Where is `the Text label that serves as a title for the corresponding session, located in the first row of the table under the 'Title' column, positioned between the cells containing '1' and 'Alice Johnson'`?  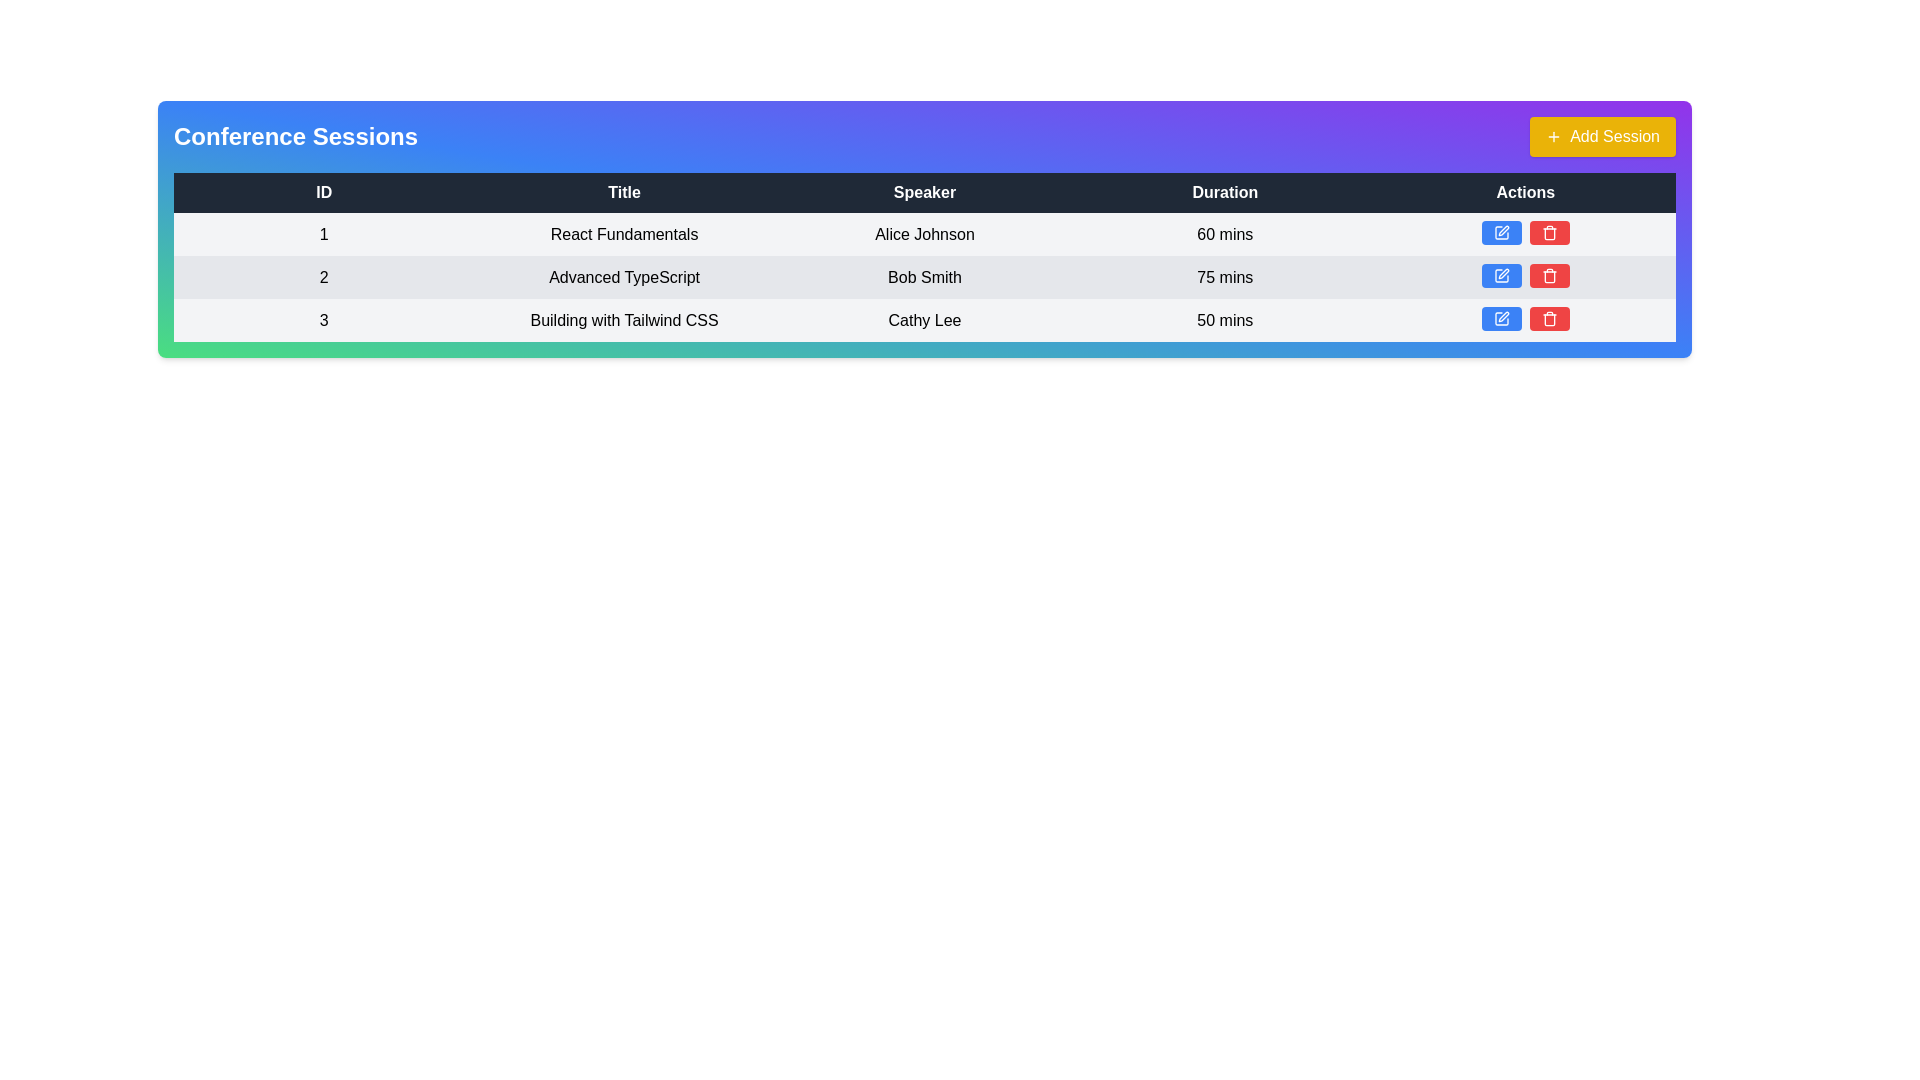
the Text label that serves as a title for the corresponding session, located in the first row of the table under the 'Title' column, positioned between the cells containing '1' and 'Alice Johnson' is located at coordinates (623, 233).